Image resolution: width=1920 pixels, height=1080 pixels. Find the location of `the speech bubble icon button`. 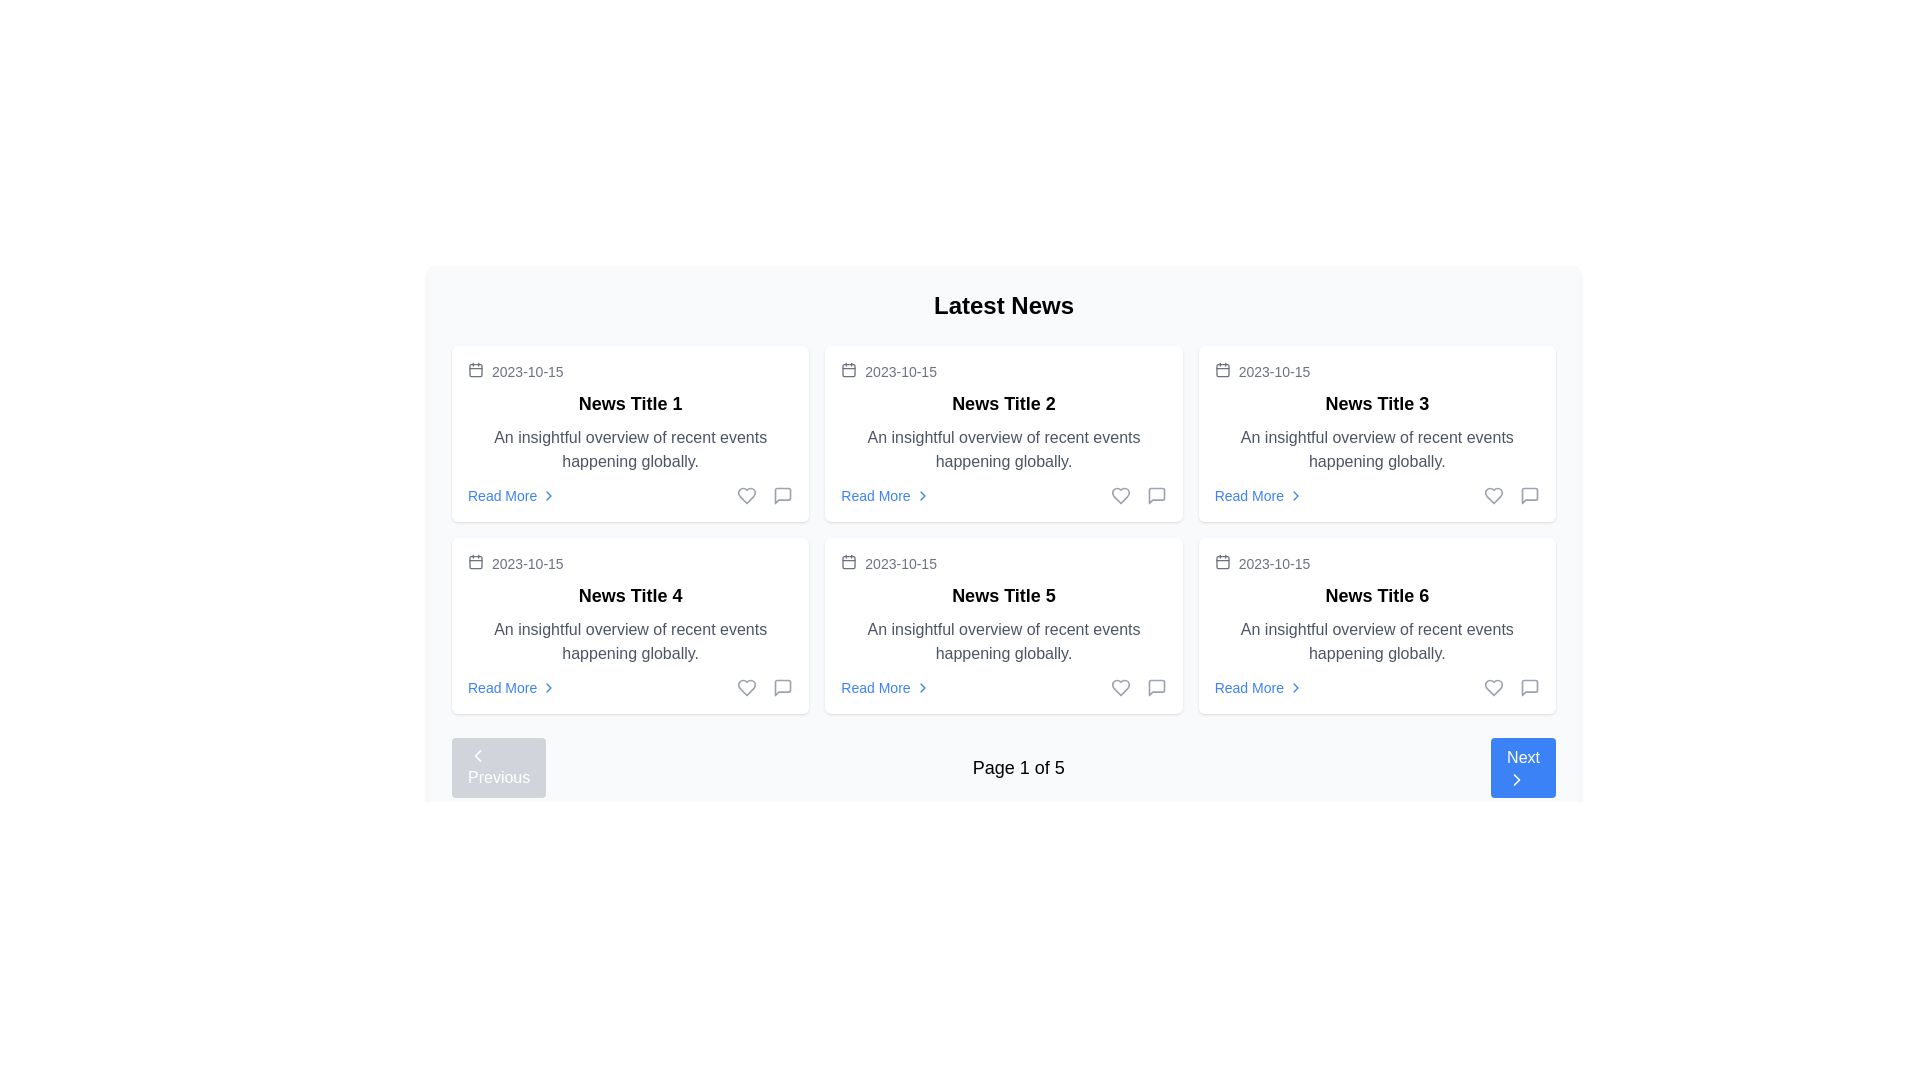

the speech bubble icon button is located at coordinates (782, 686).